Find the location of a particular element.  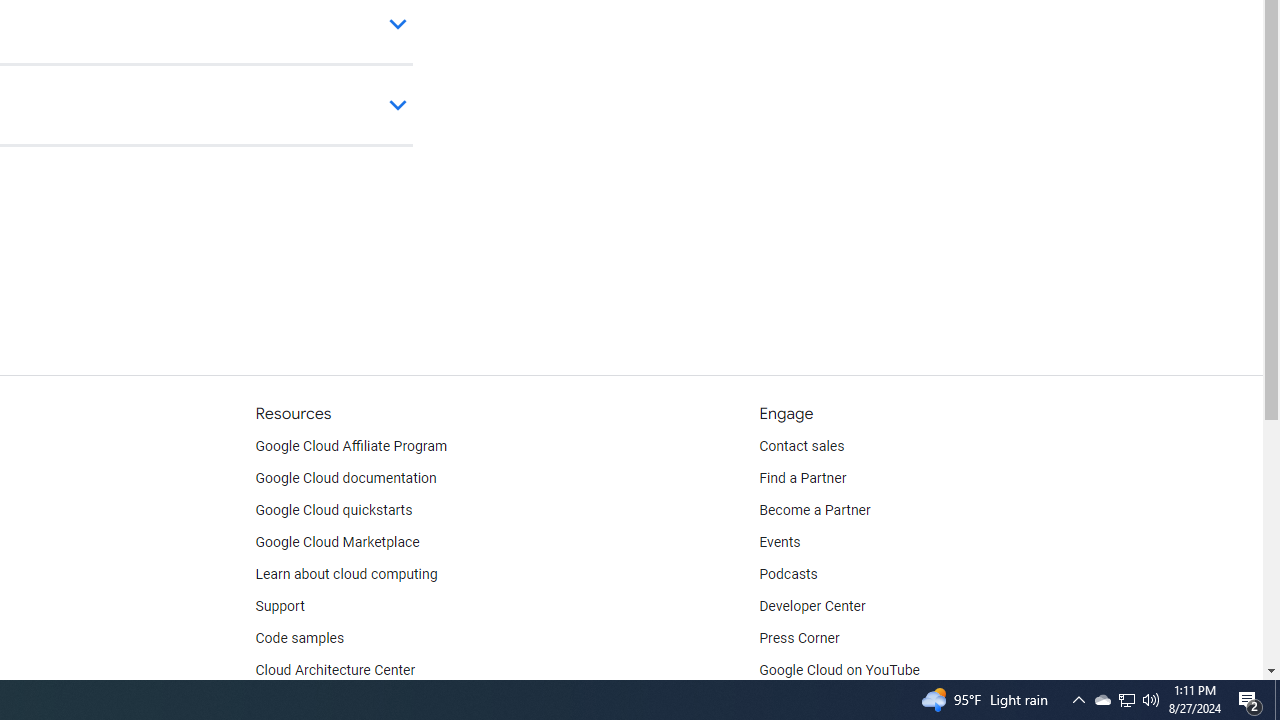

'Support' is located at coordinates (278, 605).